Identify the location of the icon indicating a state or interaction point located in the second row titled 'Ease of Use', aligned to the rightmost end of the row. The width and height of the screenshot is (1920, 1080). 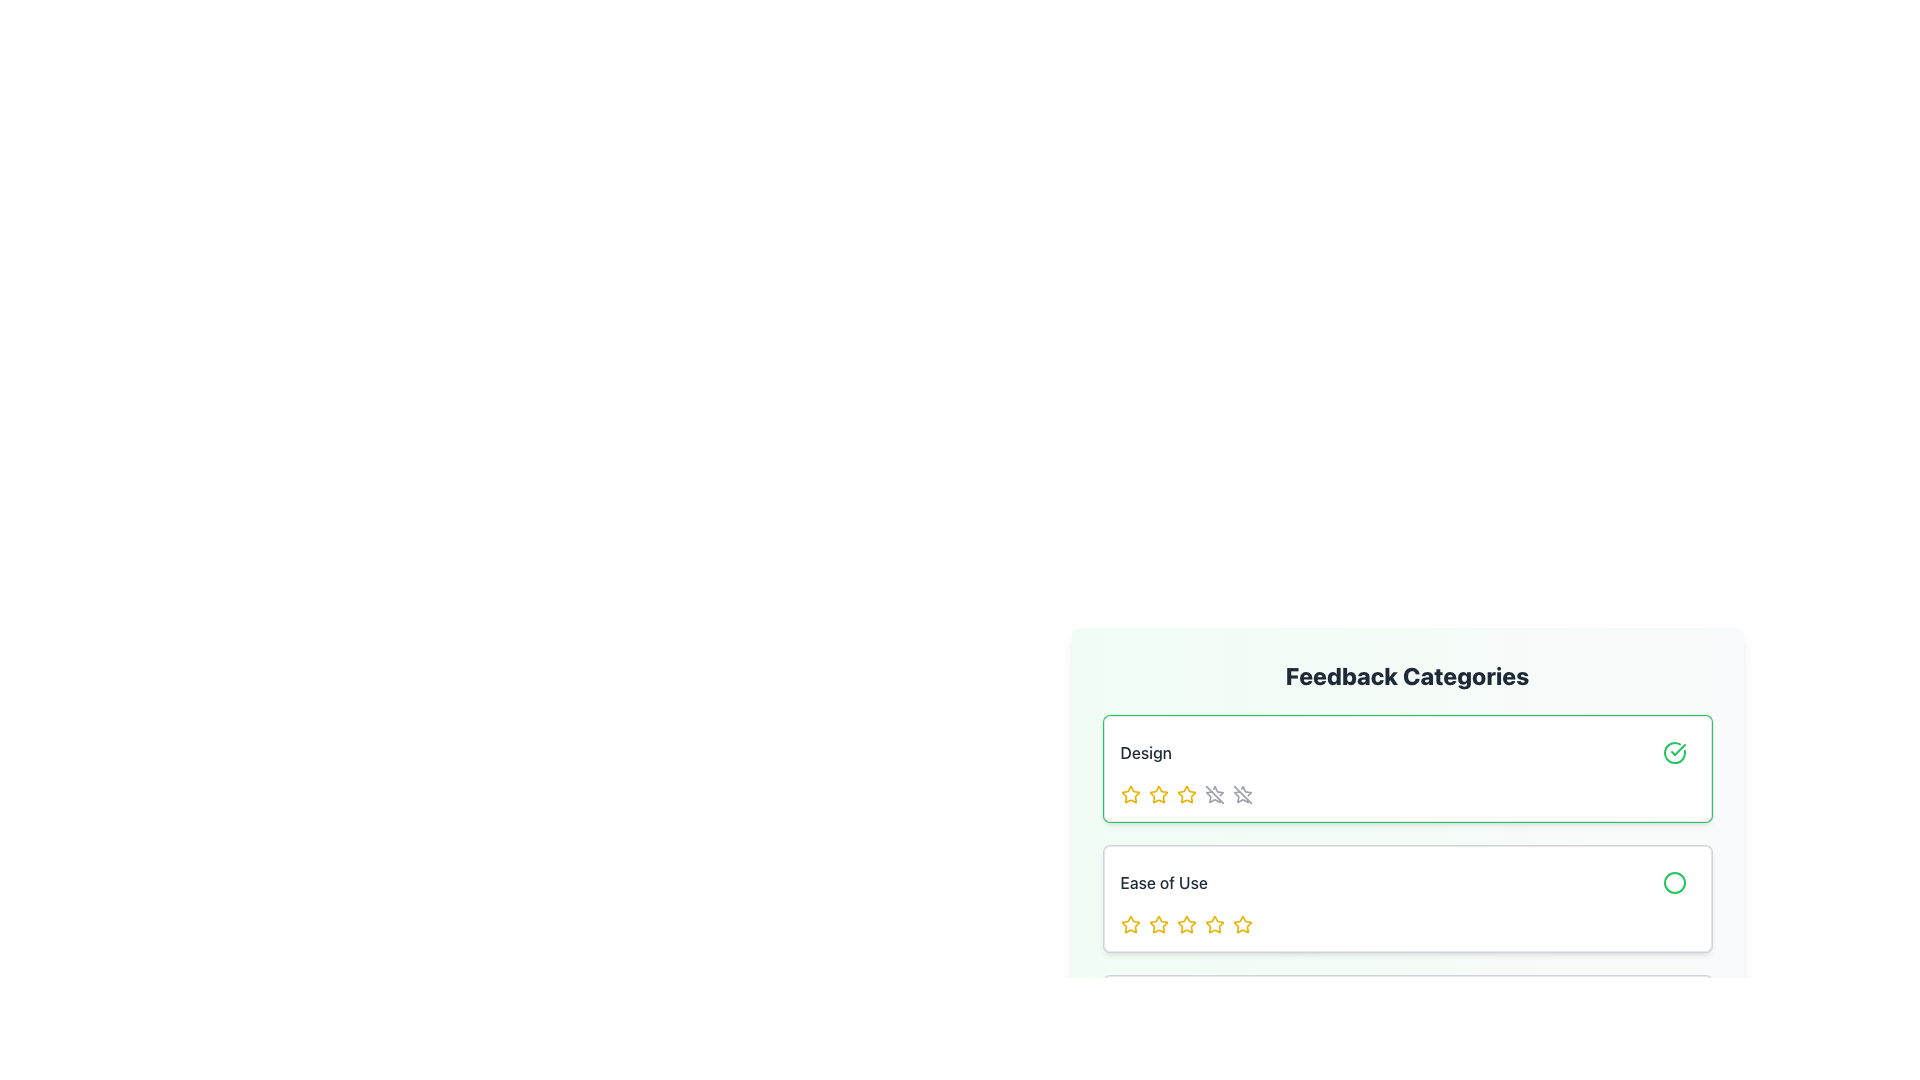
(1674, 882).